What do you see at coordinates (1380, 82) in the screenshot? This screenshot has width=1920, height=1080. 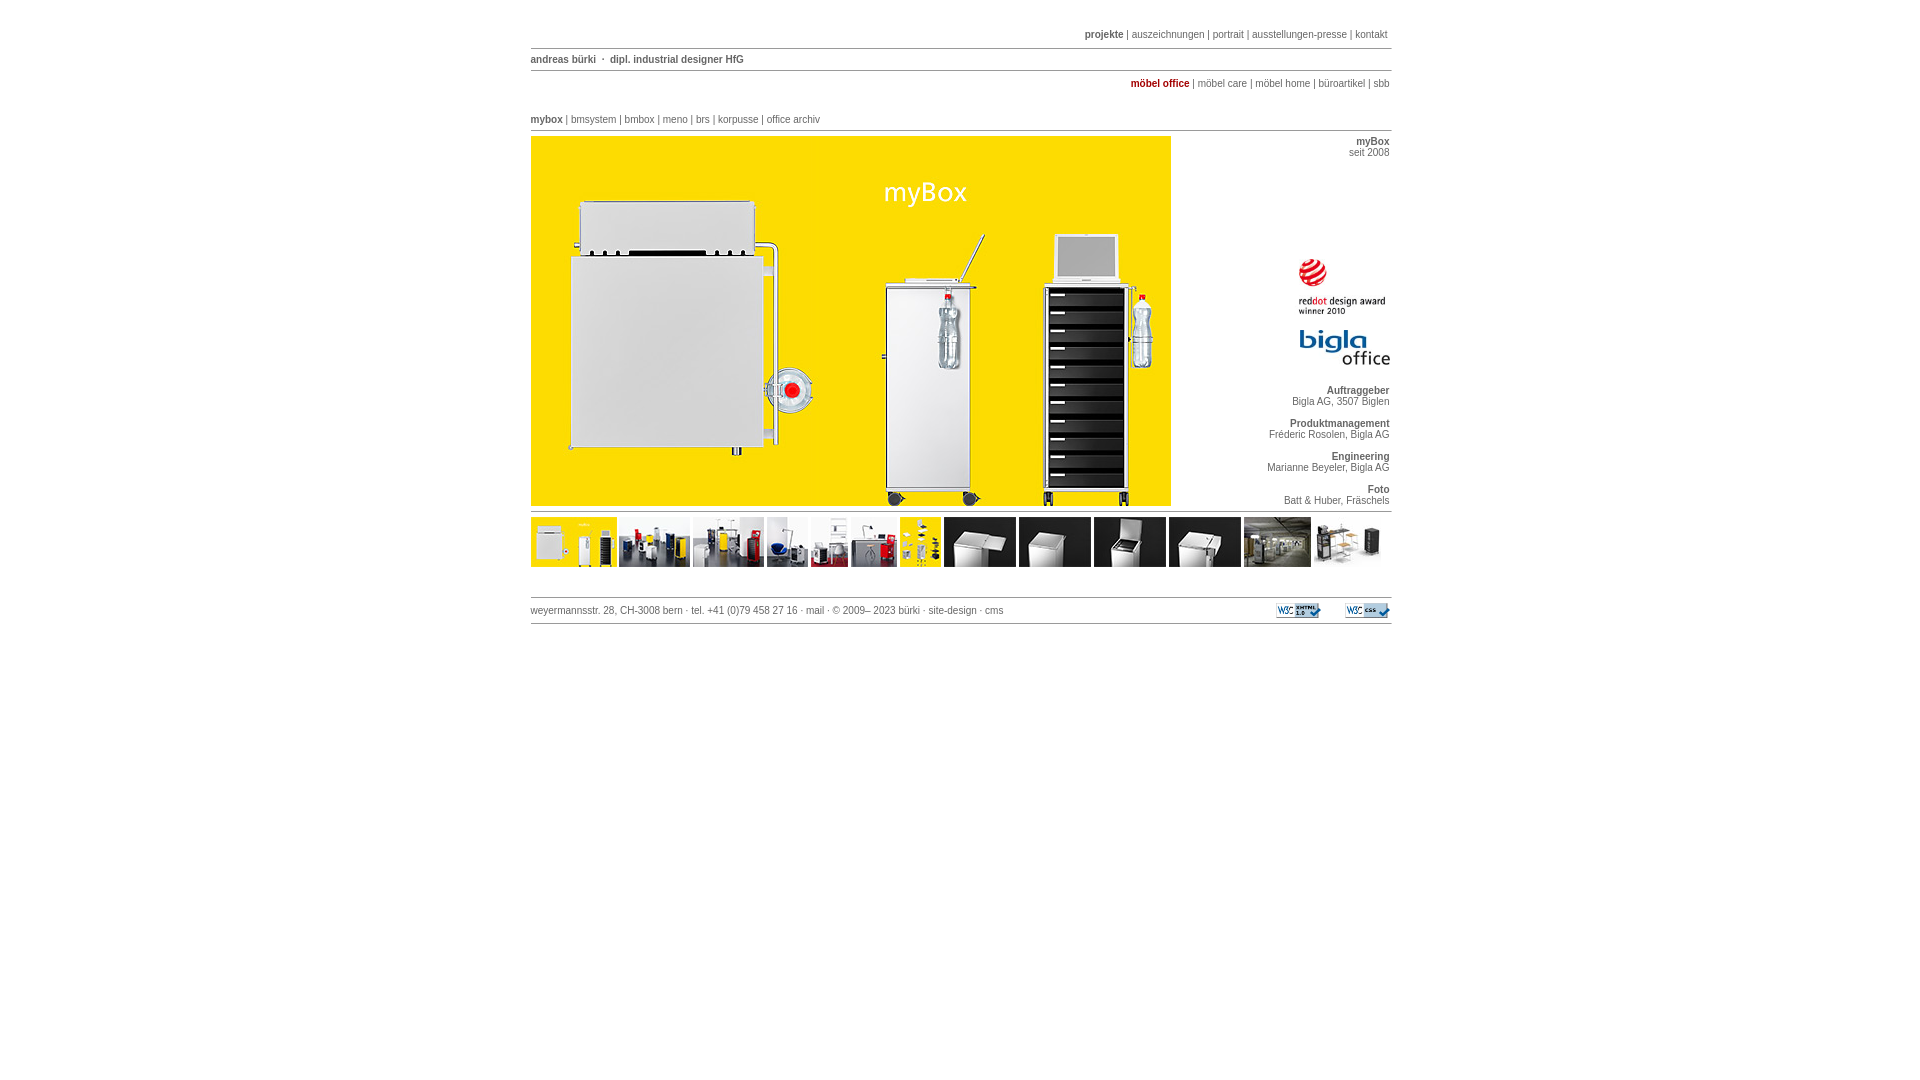 I see `'sbb'` at bounding box center [1380, 82].